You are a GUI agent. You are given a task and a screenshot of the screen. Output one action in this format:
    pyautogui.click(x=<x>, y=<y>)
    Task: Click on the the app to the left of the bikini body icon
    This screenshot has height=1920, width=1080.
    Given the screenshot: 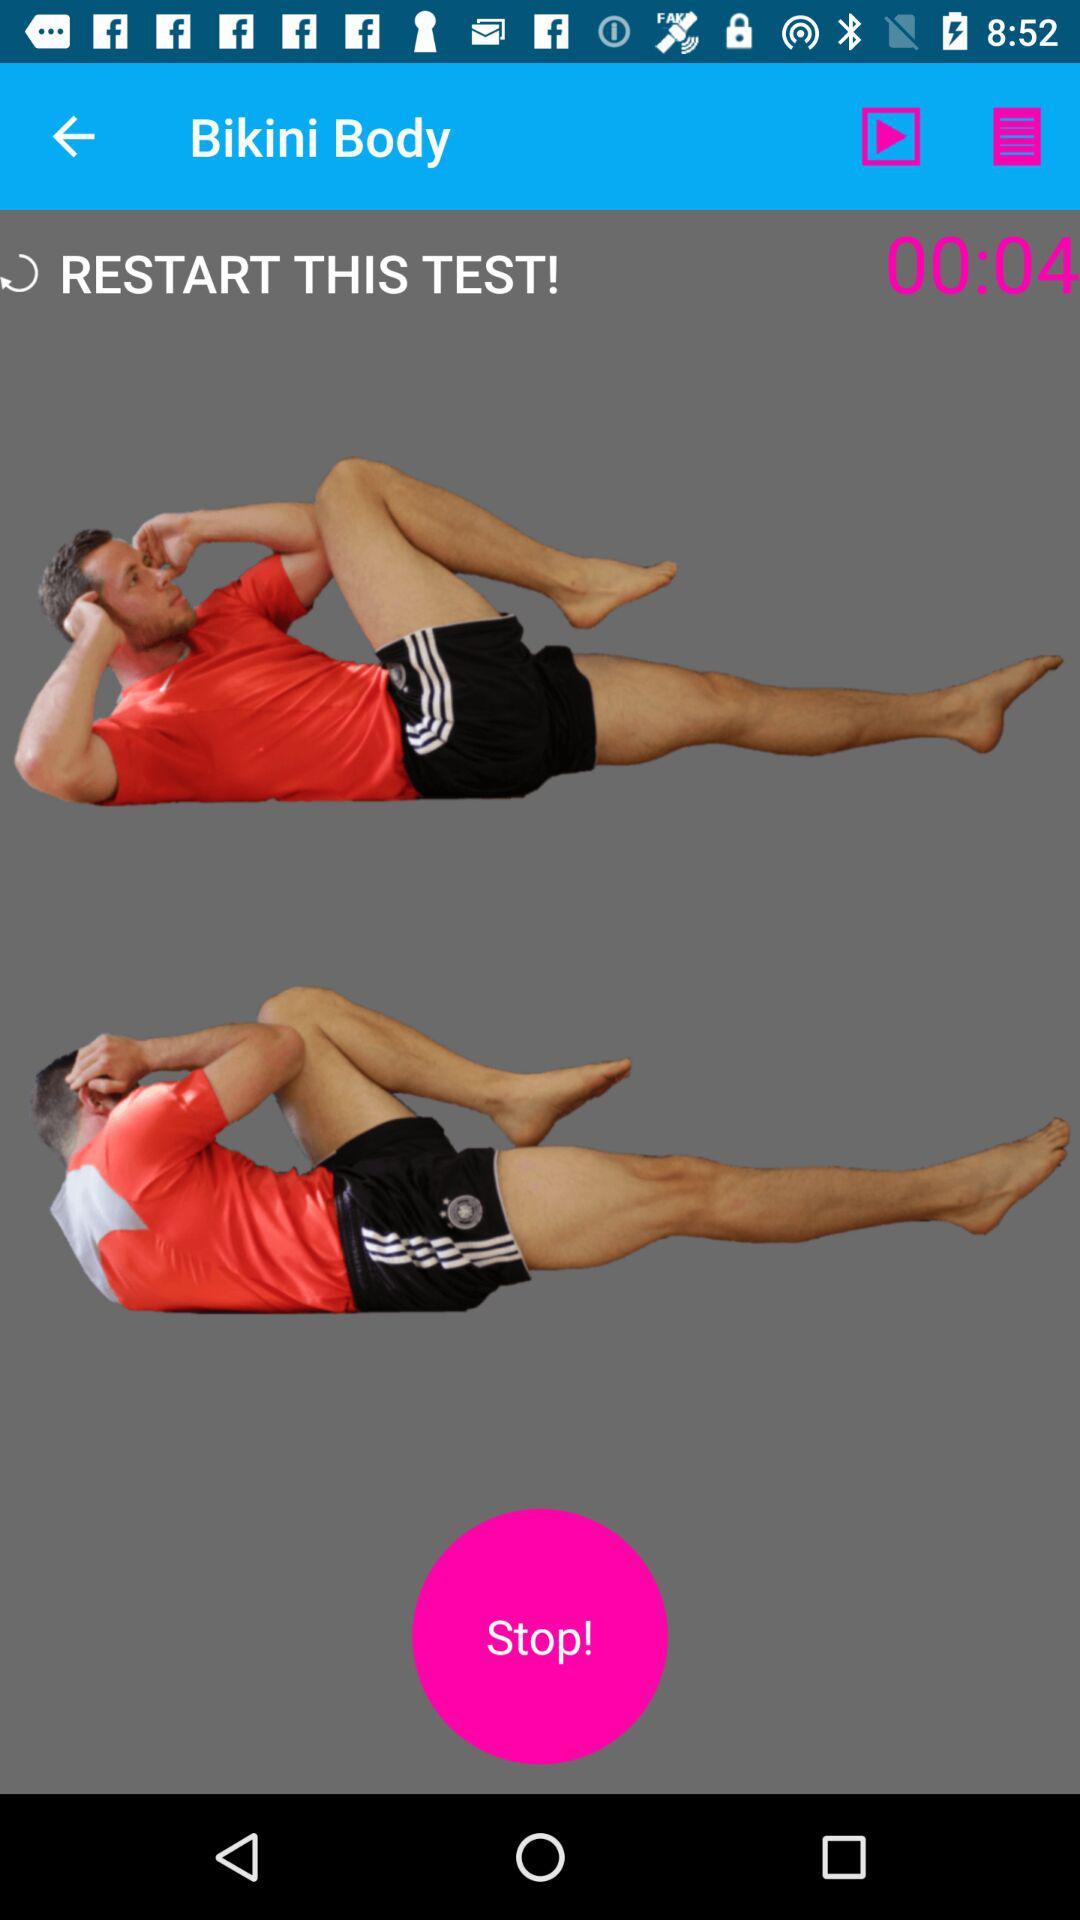 What is the action you would take?
    pyautogui.click(x=72, y=135)
    